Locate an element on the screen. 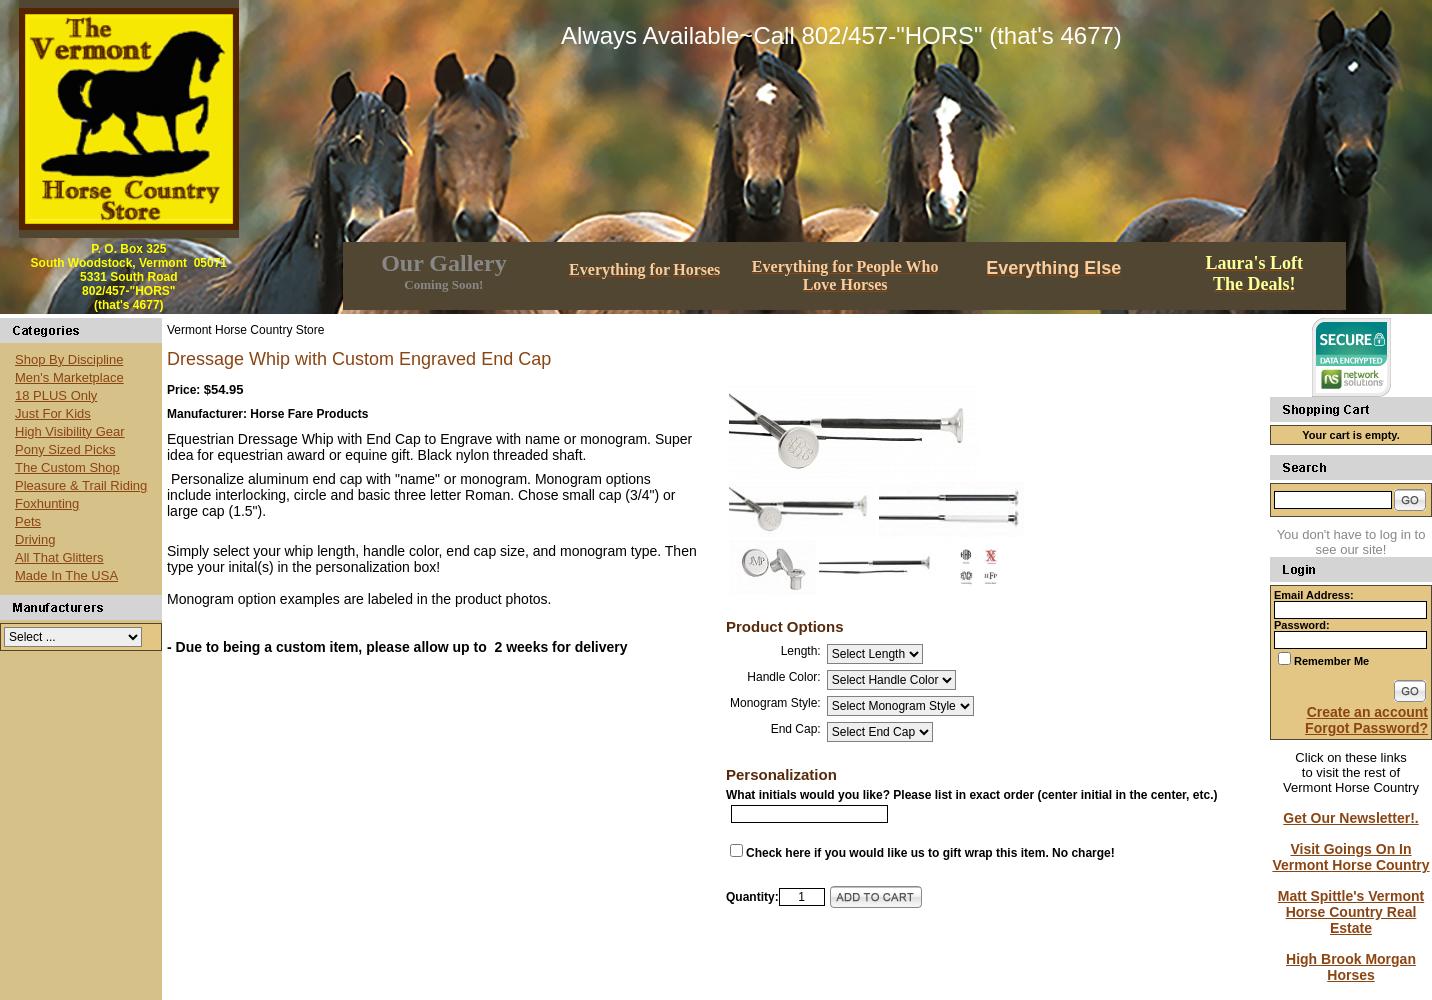  'The Deals!' is located at coordinates (1212, 284).